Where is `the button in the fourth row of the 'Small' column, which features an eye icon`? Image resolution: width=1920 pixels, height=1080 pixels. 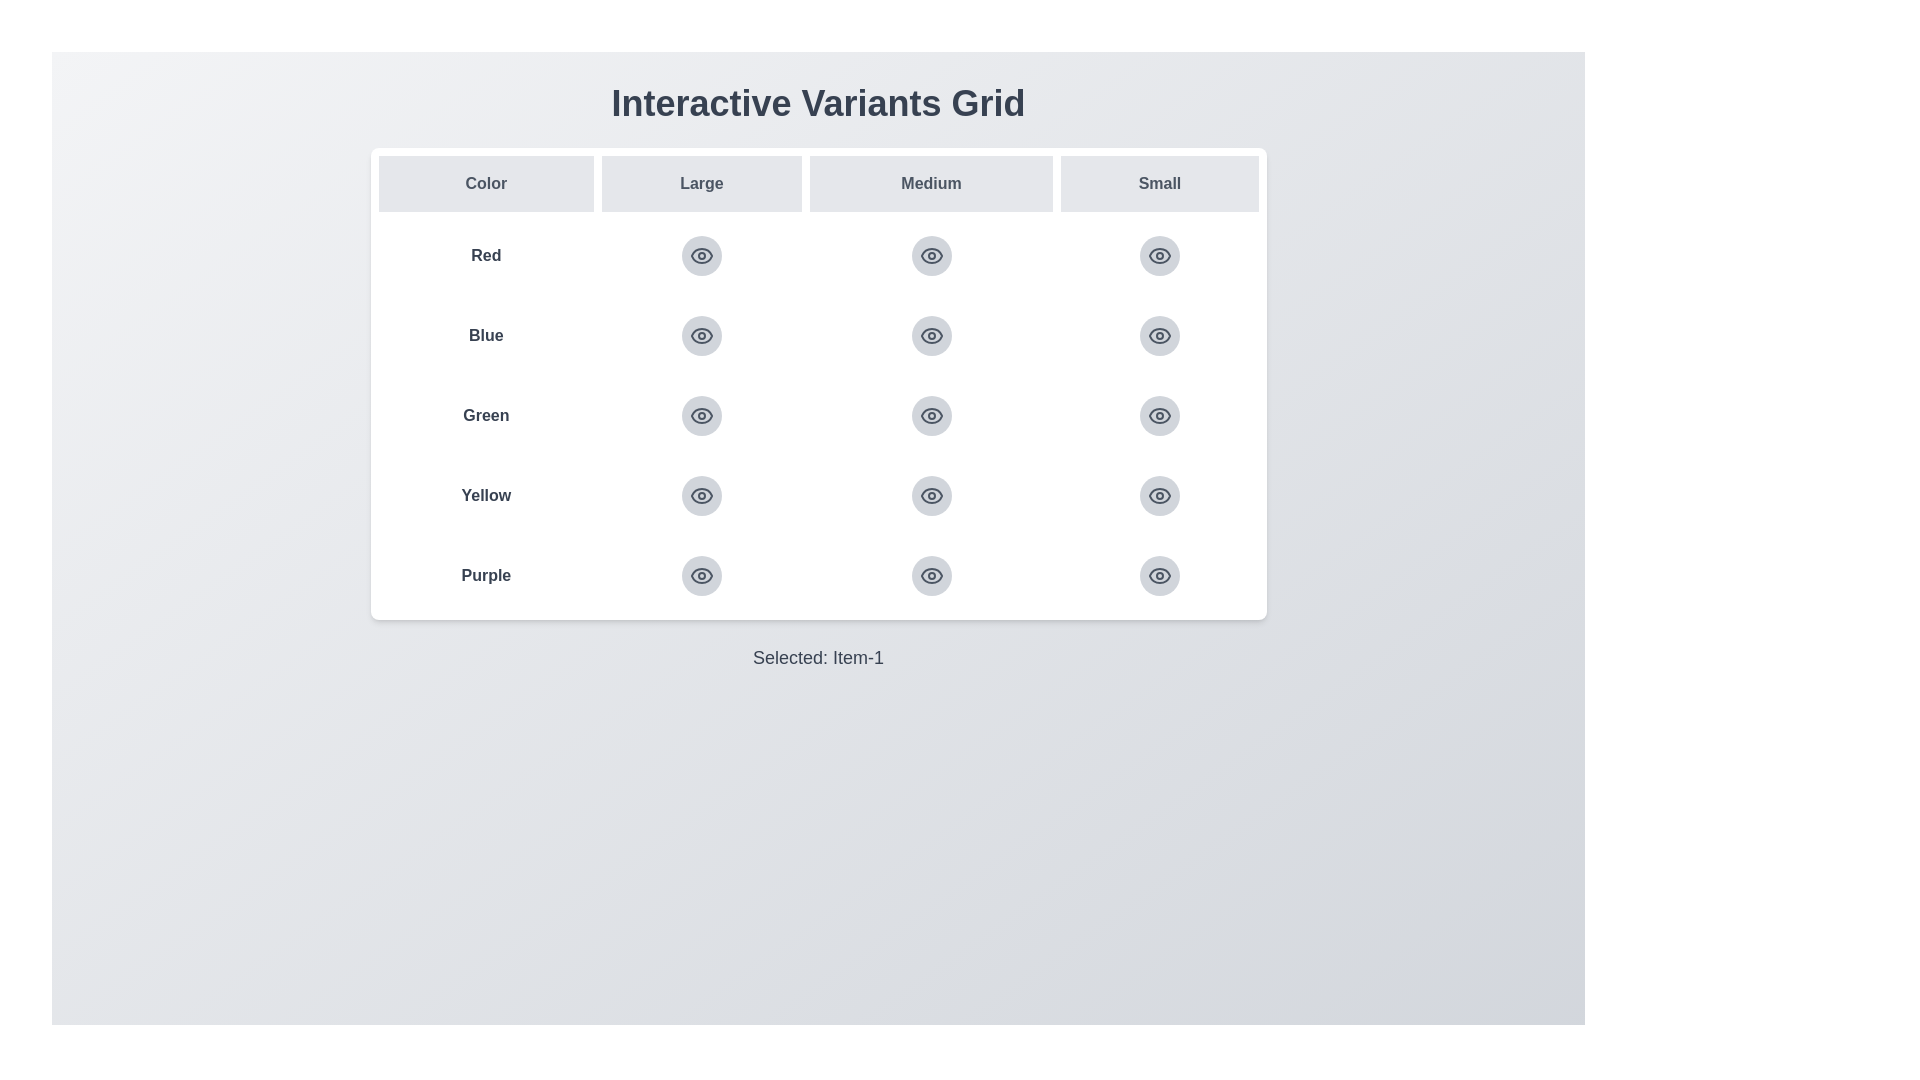 the button in the fourth row of the 'Small' column, which features an eye icon is located at coordinates (1160, 495).